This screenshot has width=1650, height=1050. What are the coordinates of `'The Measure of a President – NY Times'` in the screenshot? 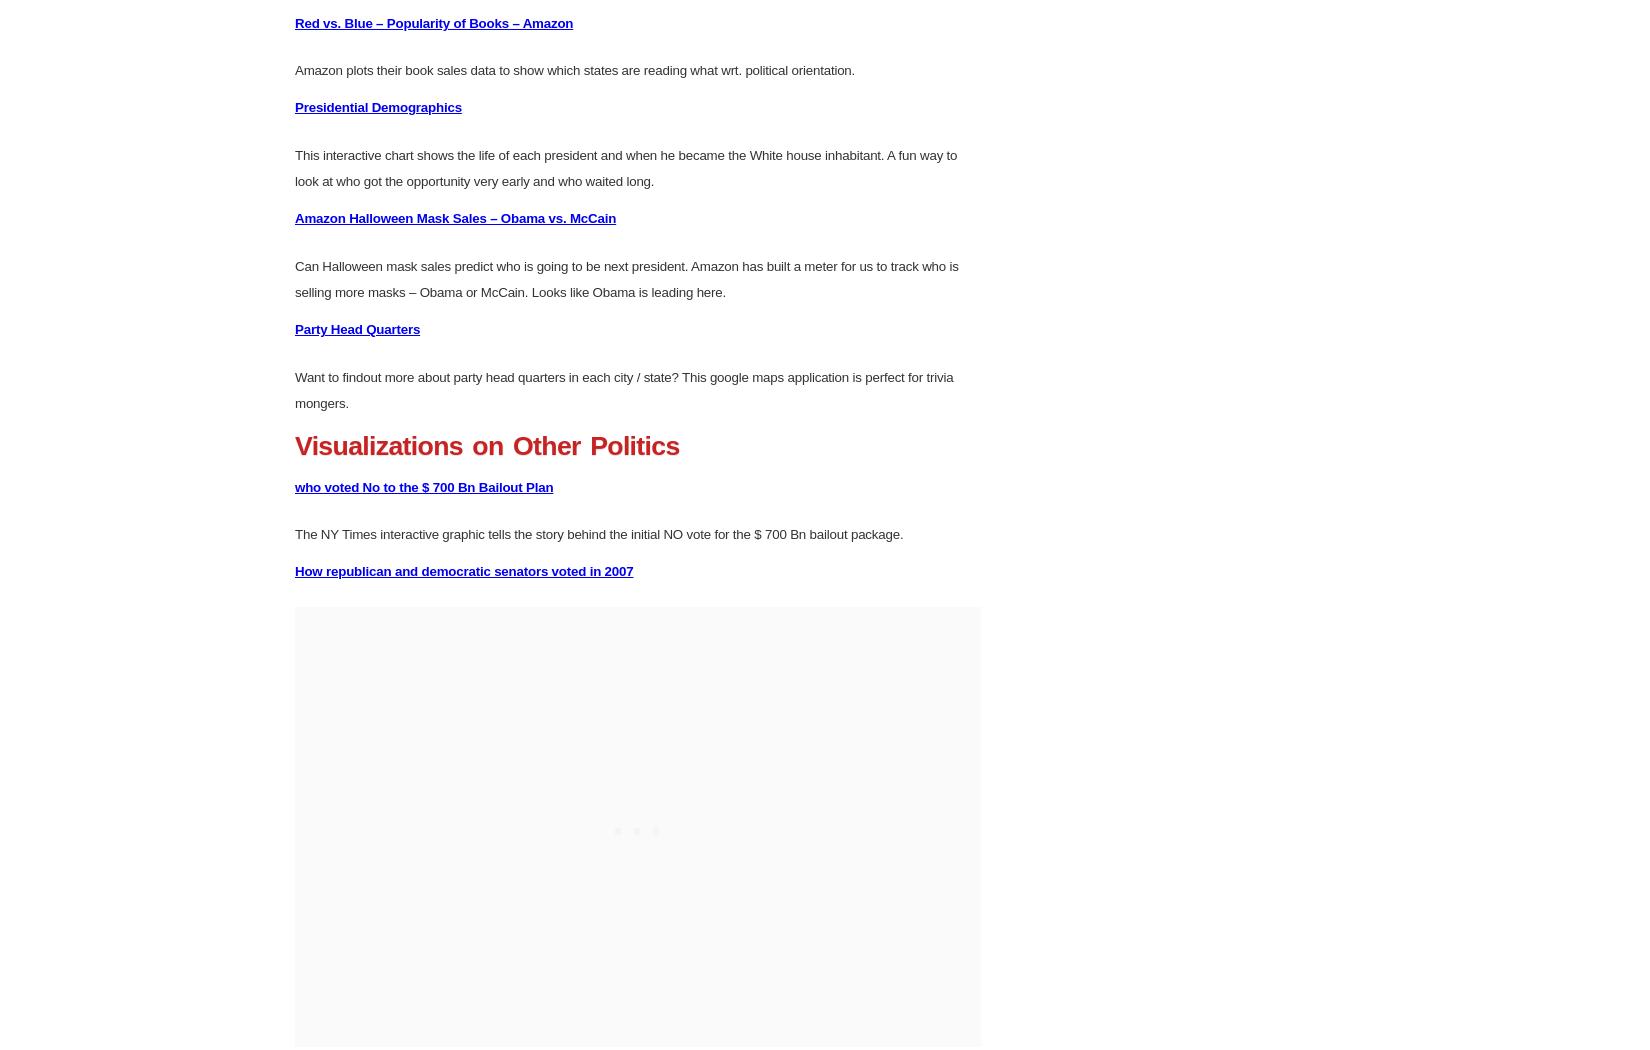 It's located at (414, 77).